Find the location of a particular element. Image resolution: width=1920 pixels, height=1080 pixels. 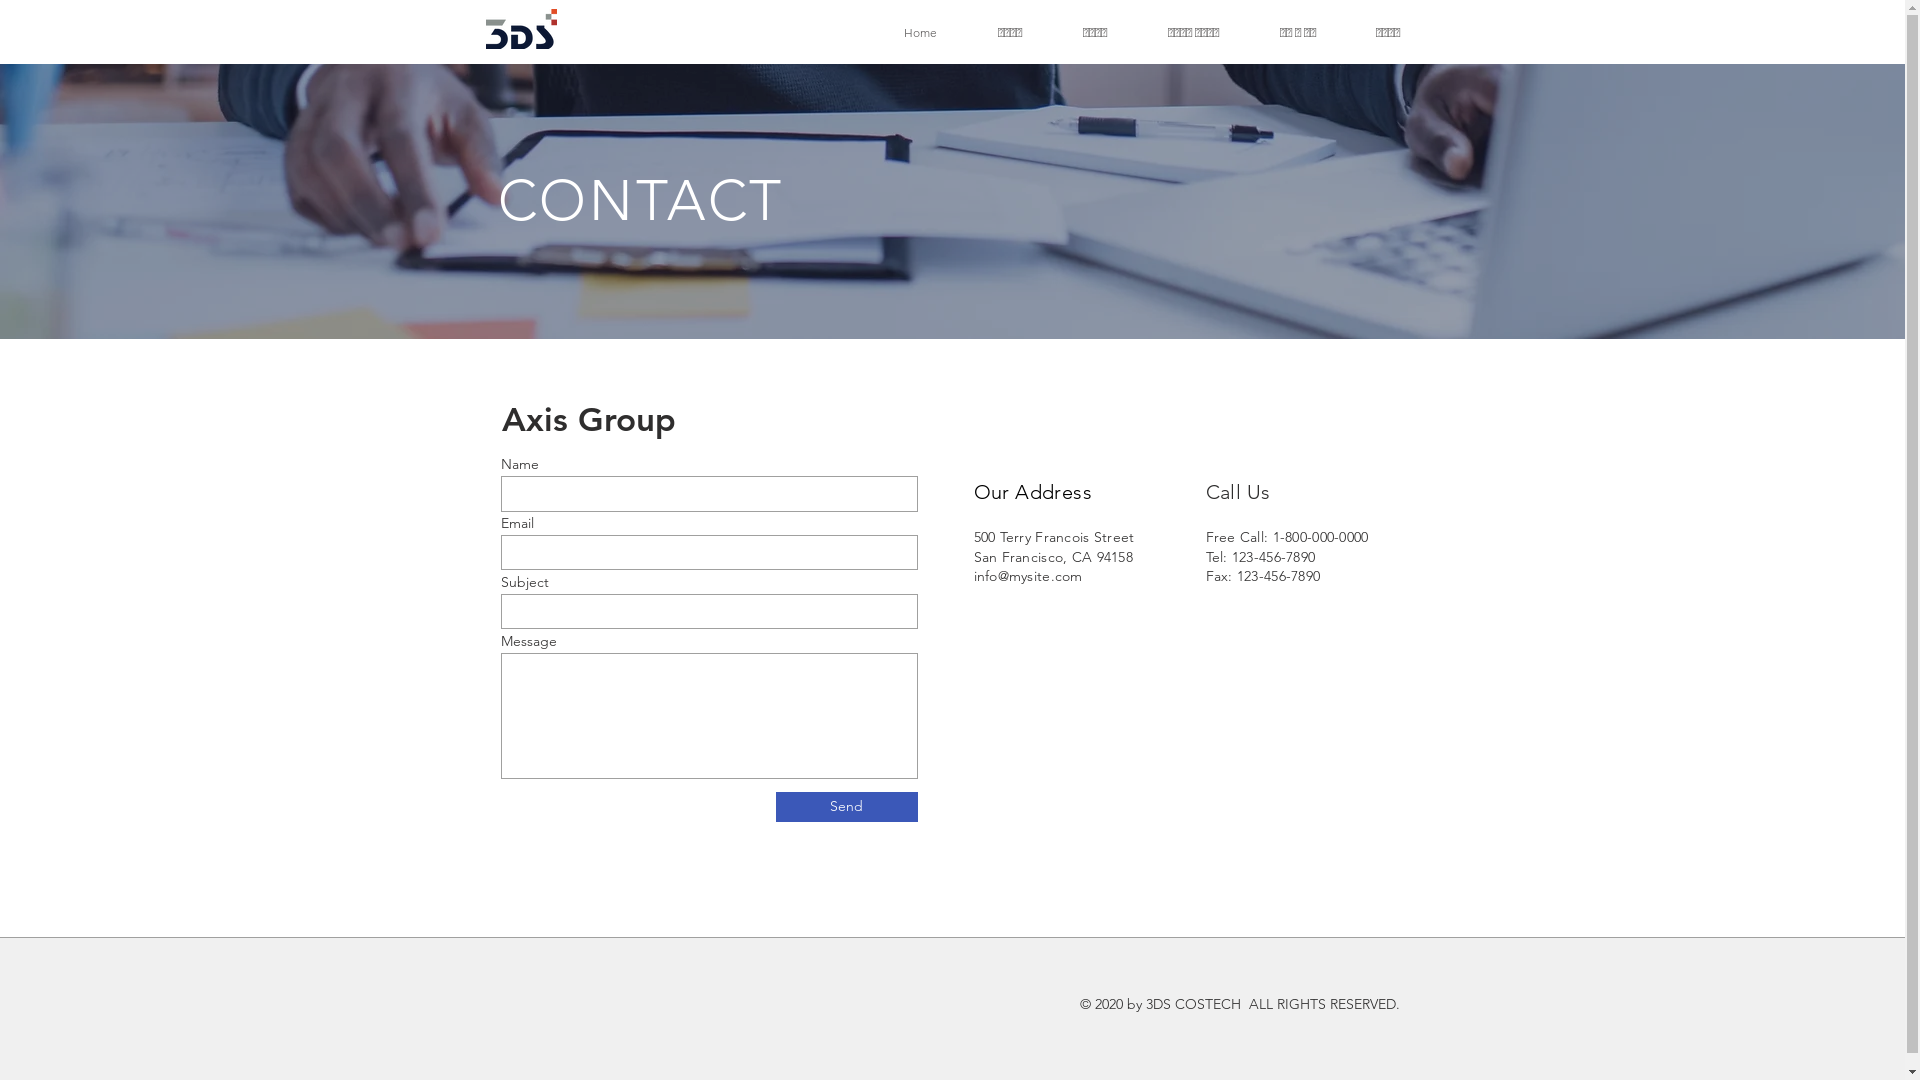

'Home' is located at coordinates (920, 32).